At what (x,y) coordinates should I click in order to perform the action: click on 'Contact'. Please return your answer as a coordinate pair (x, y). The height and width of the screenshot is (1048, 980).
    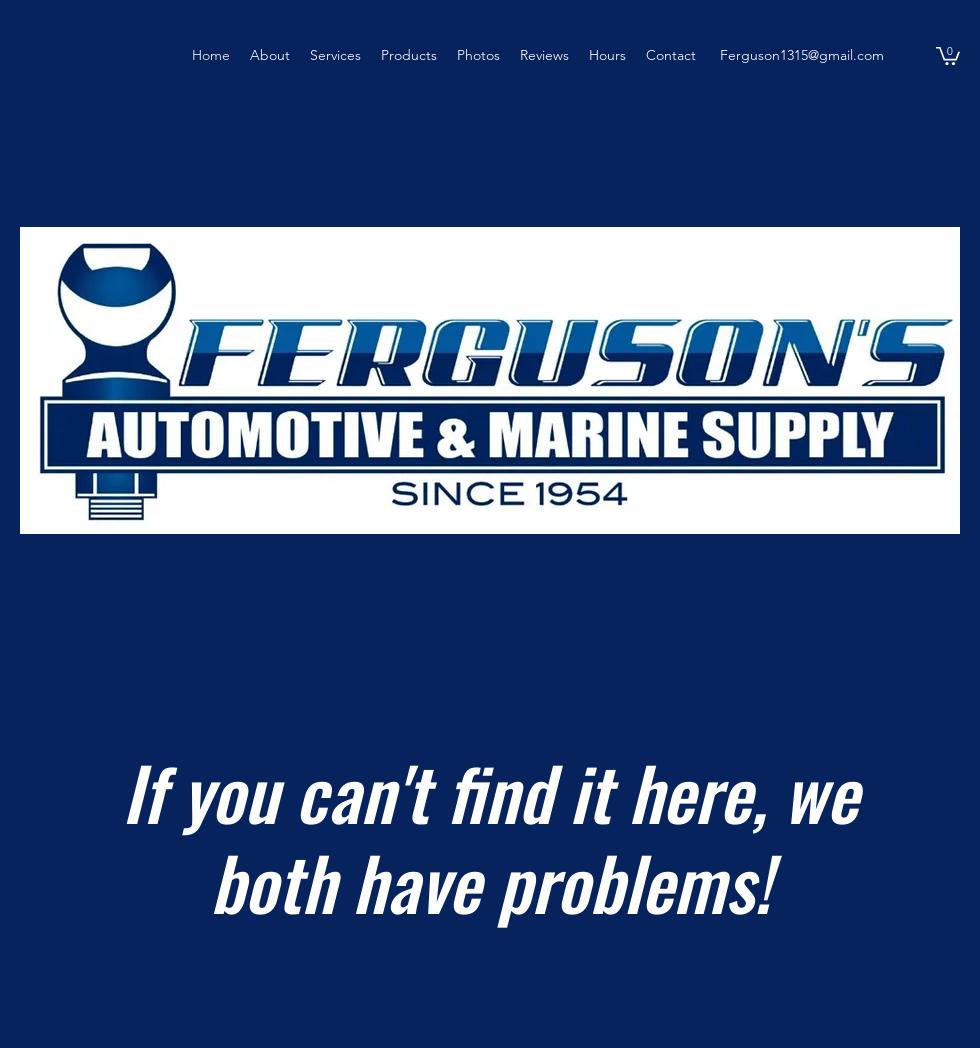
    Looking at the image, I should click on (646, 55).